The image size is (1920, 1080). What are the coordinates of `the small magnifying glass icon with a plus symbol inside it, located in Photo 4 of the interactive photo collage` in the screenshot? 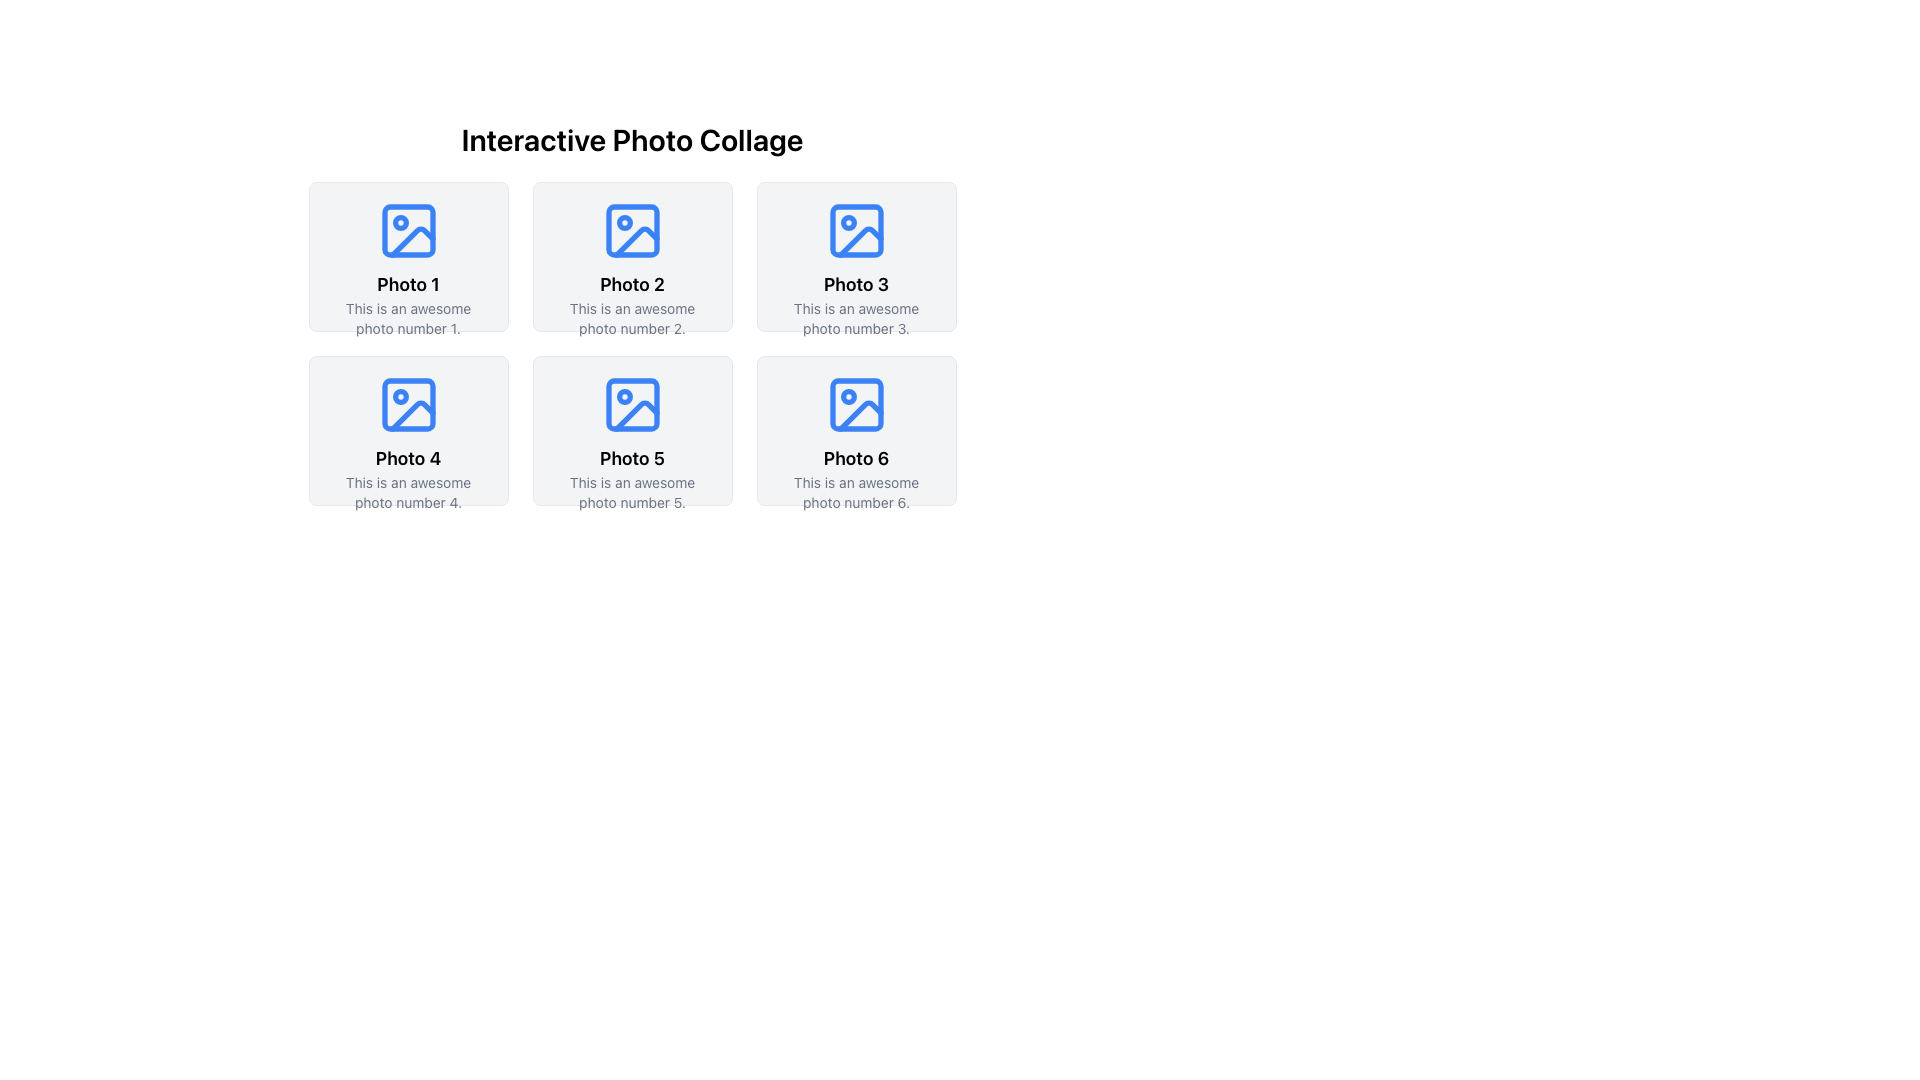 It's located at (407, 430).